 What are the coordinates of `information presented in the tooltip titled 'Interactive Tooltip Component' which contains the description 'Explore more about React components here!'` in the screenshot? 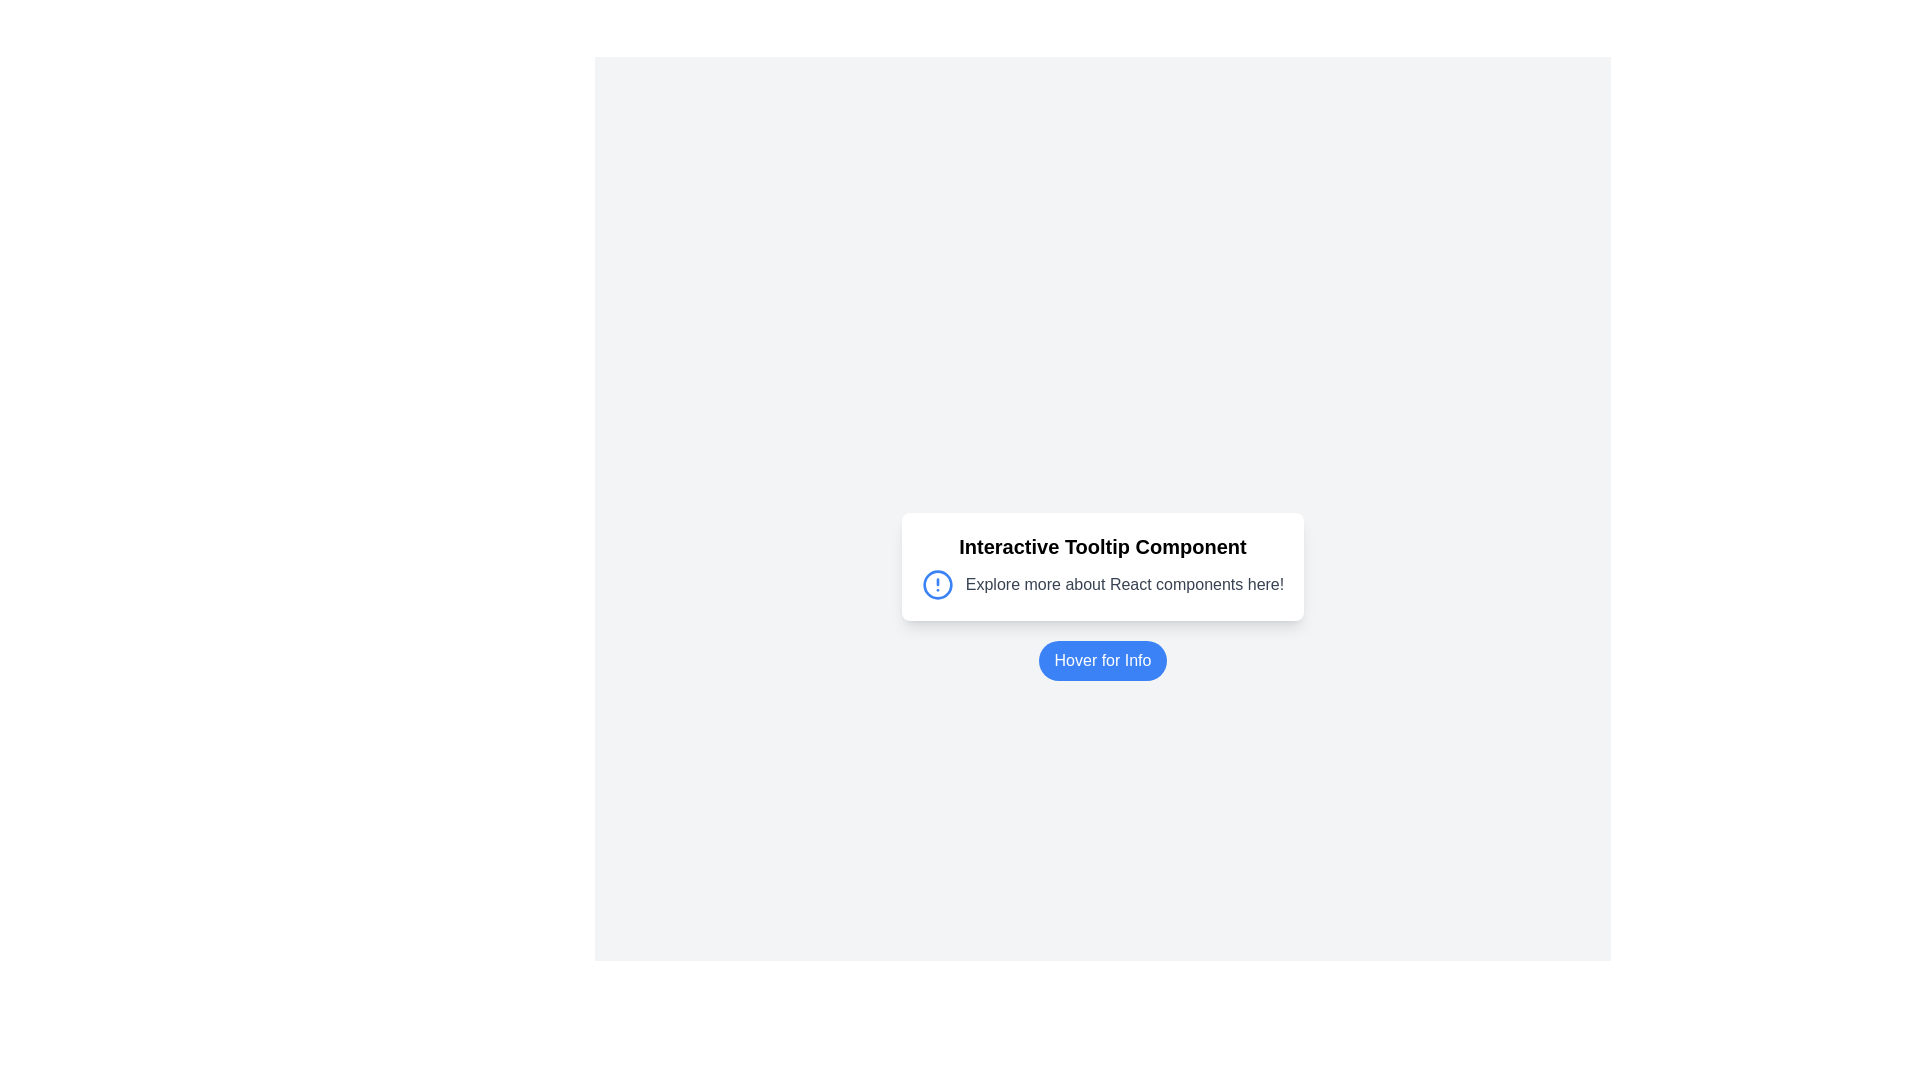 It's located at (1102, 567).